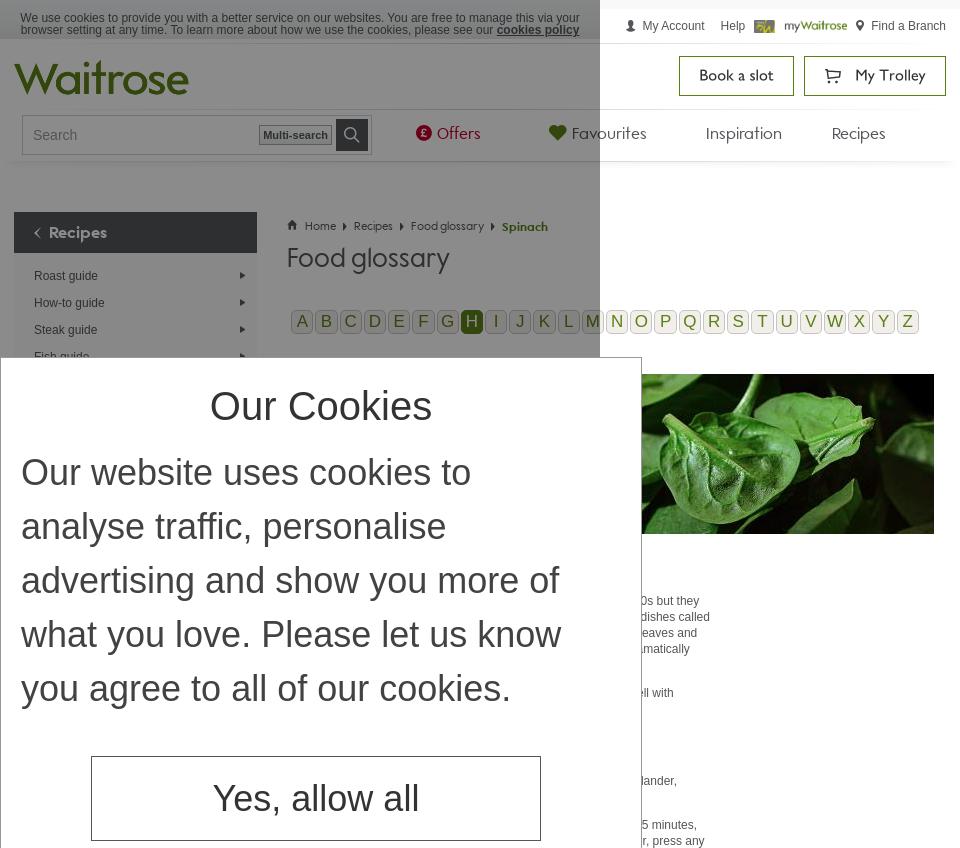 Image resolution: width=960 pixels, height=848 pixels. What do you see at coordinates (524, 225) in the screenshot?
I see `'Spinach'` at bounding box center [524, 225].